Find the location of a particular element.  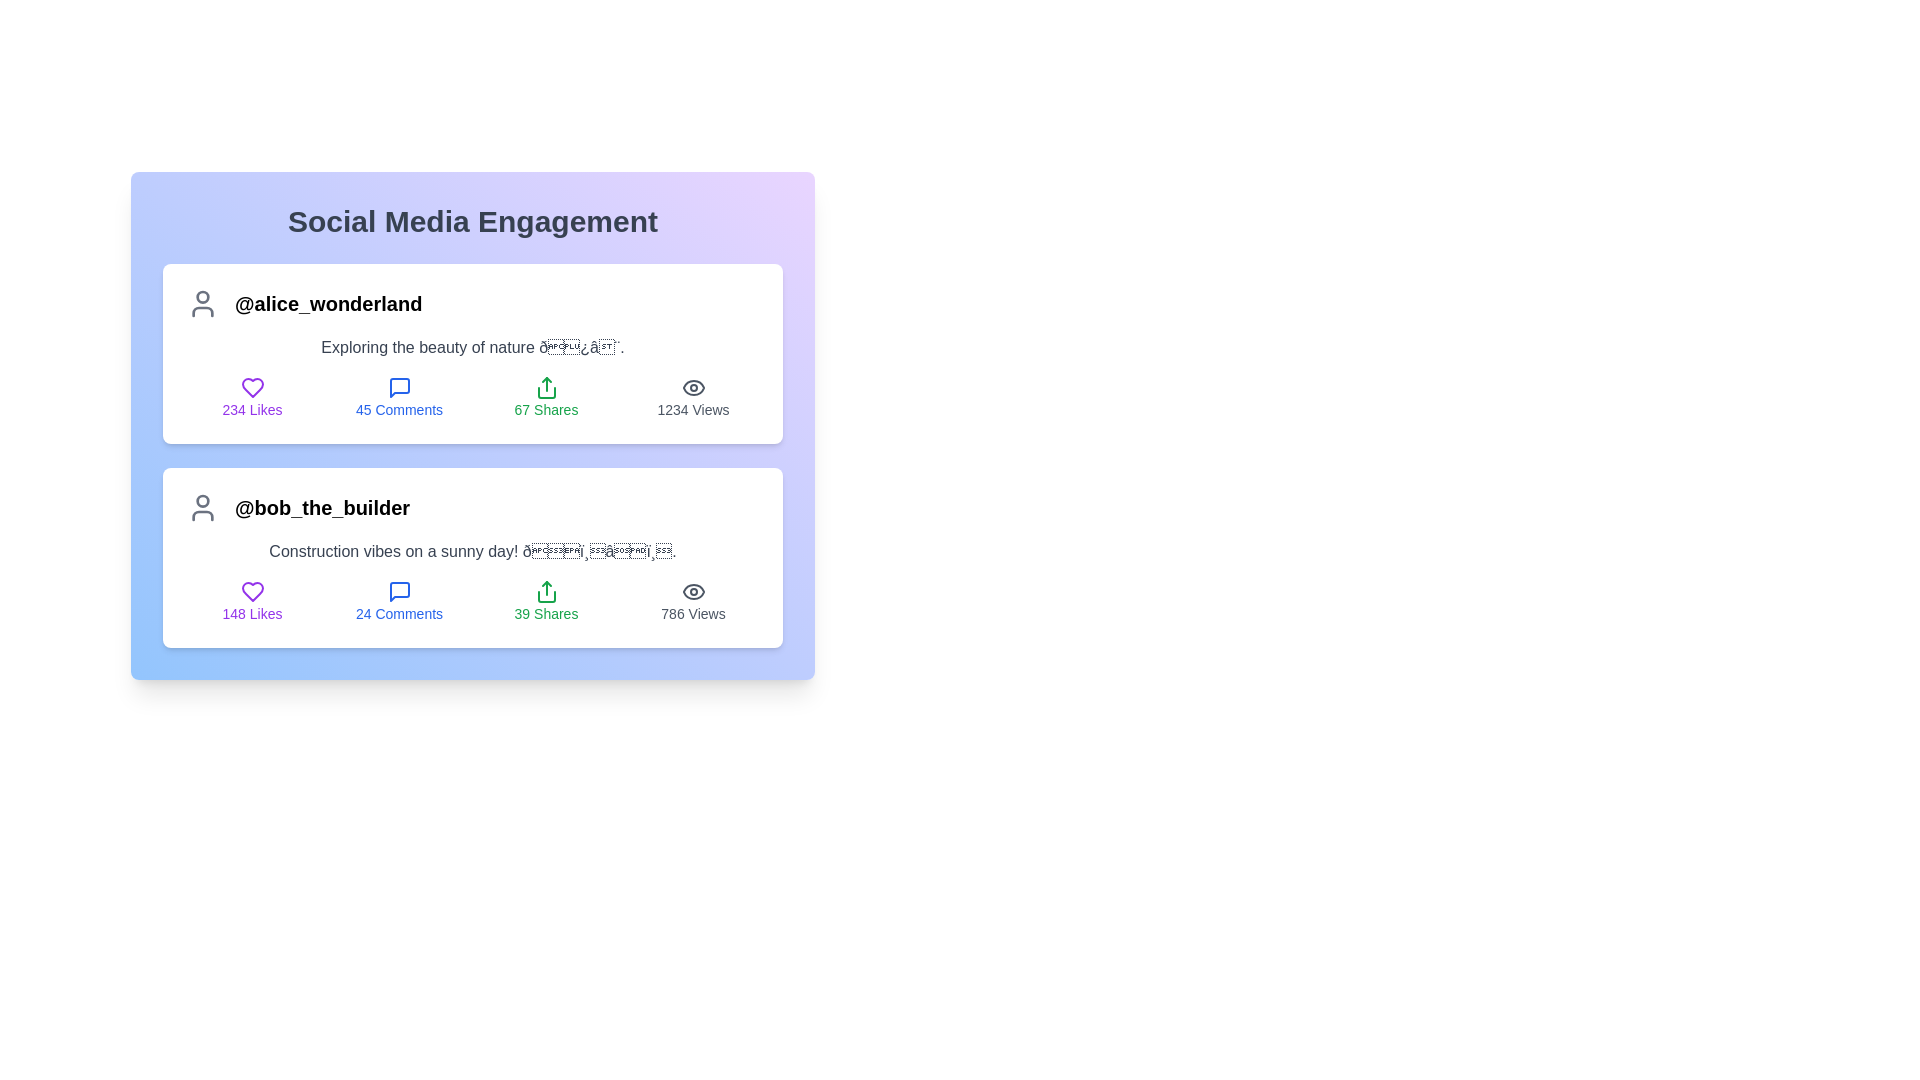

the speech bubble icon representing comments or messages, which is the second interactive element in the horizontal row below the '@alice_wonderland' post is located at coordinates (399, 388).